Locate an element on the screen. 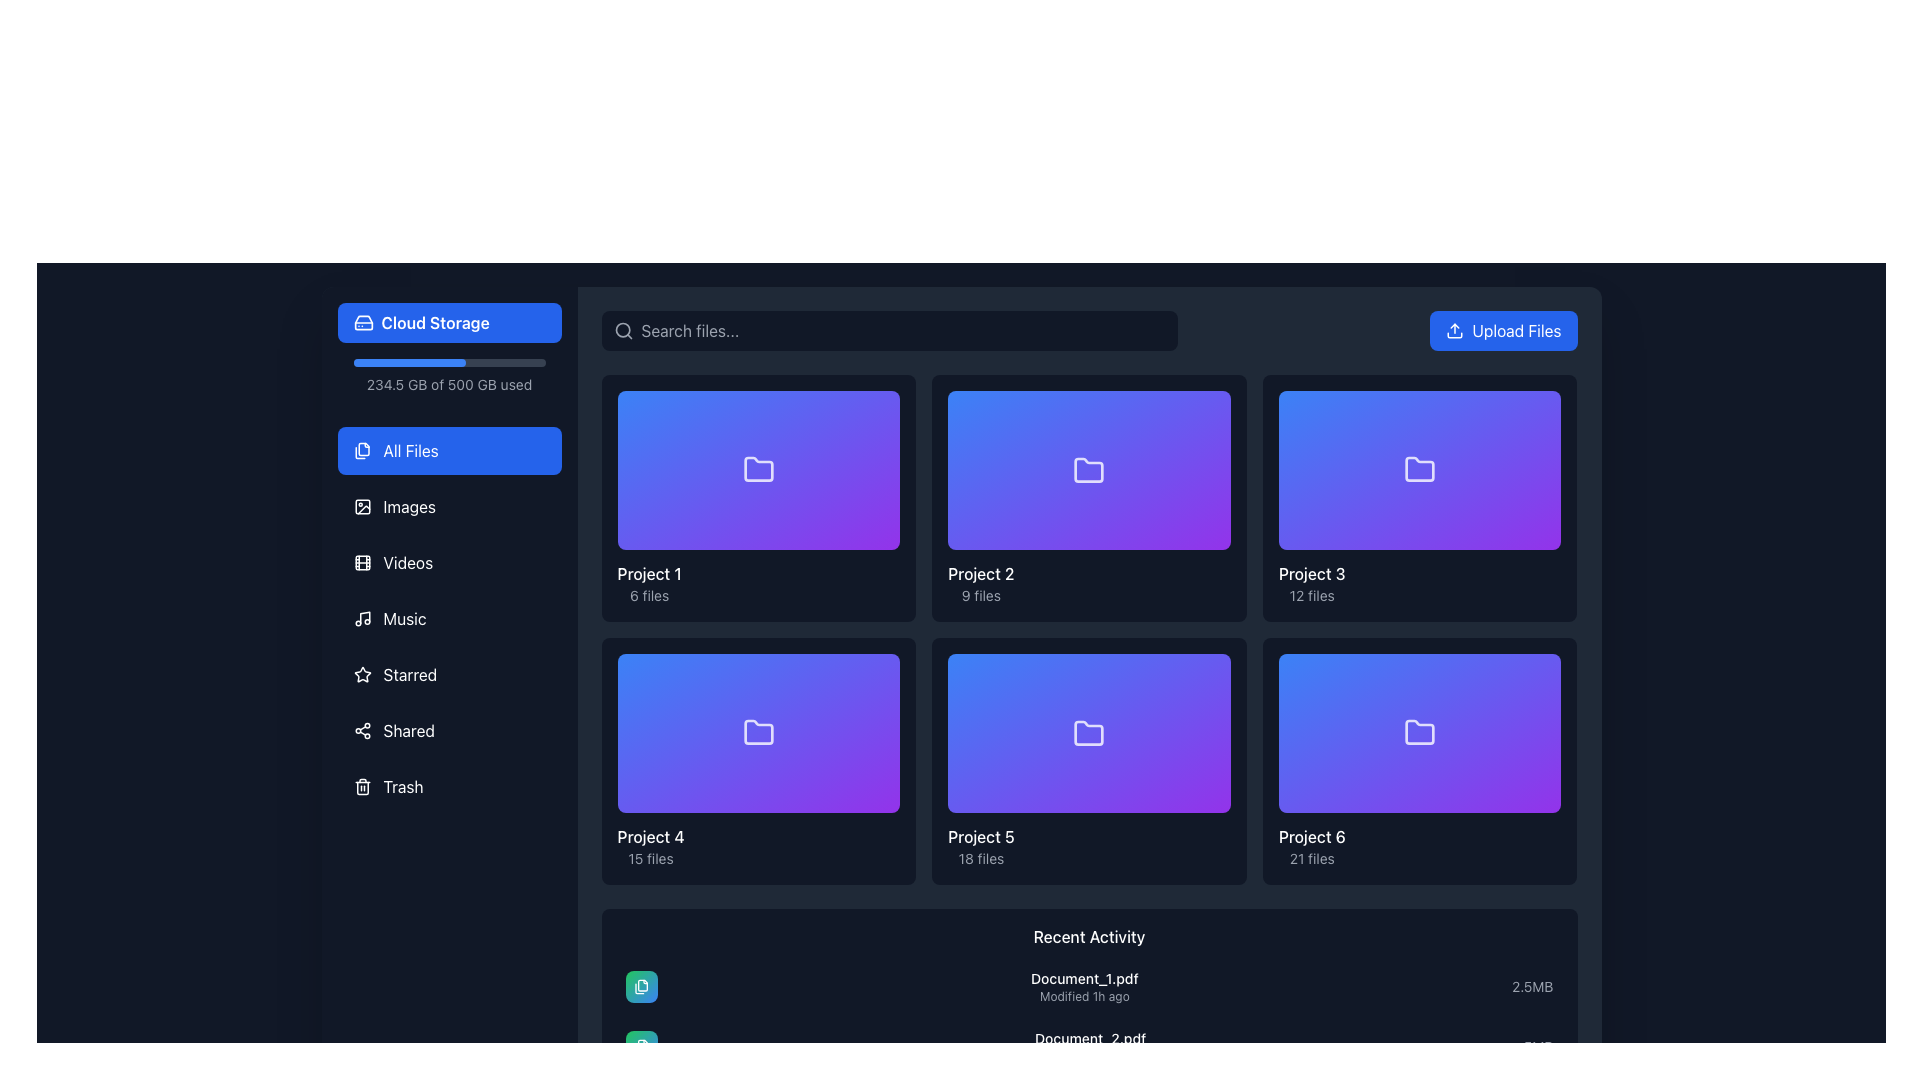 This screenshot has width=1920, height=1080. the 'Images' text label in the sidebar is located at coordinates (408, 505).